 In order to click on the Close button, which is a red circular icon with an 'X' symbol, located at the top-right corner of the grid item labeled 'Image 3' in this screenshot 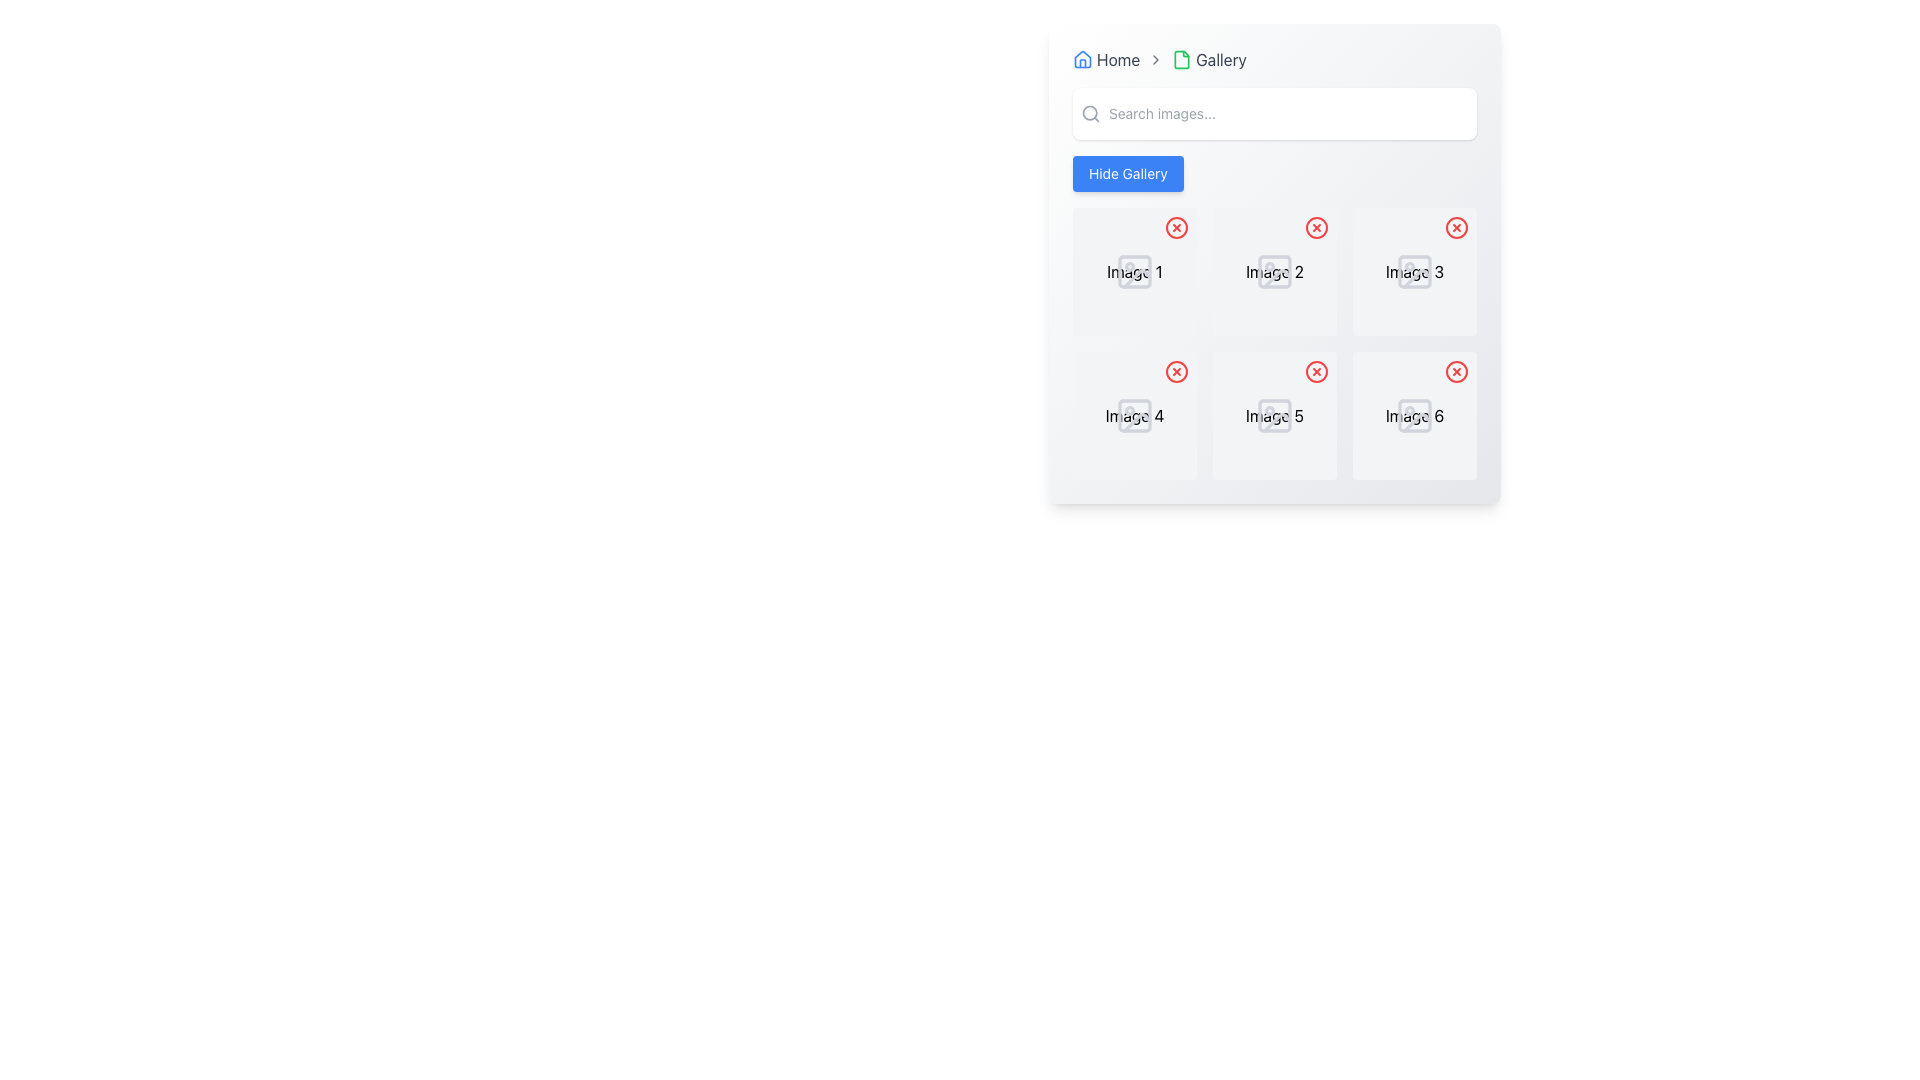, I will do `click(1457, 226)`.